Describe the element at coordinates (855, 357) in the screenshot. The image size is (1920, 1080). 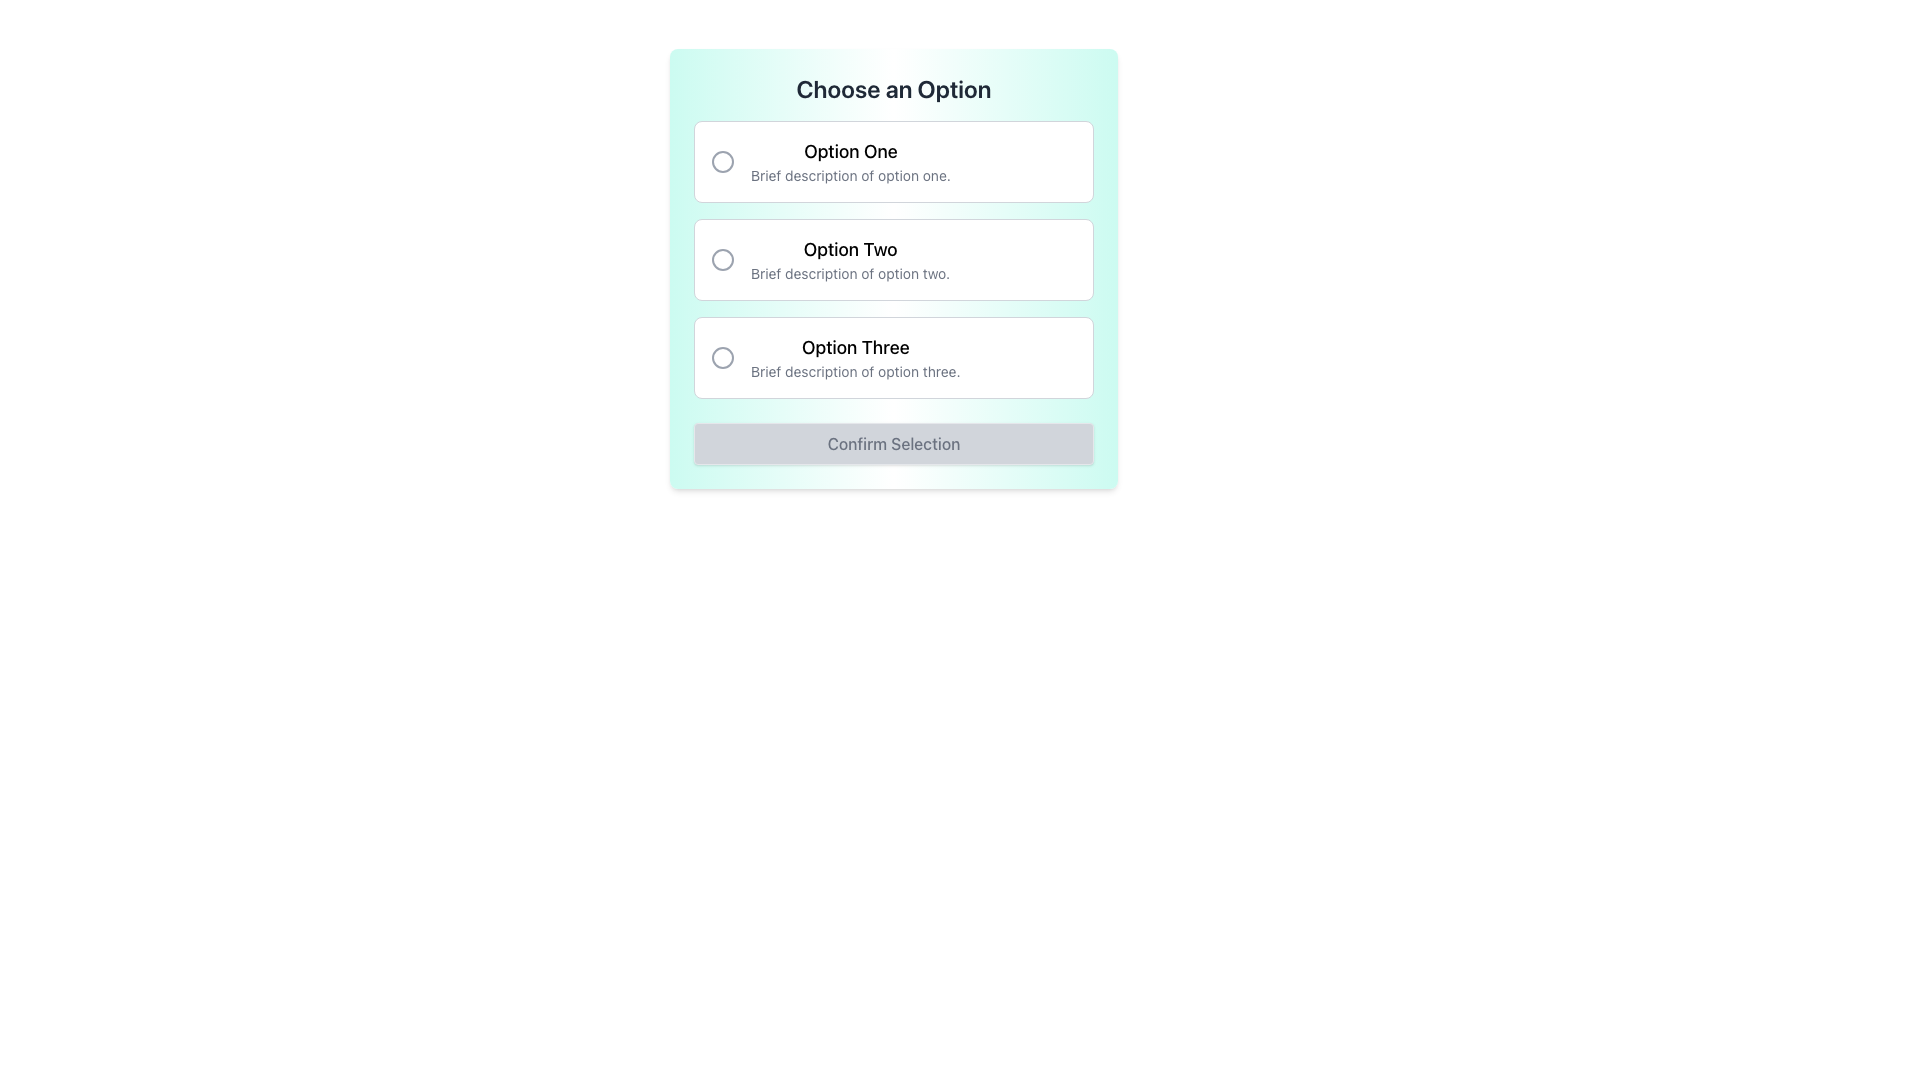
I see `to select the list item representing 'Option Three', which is the third item in a vertical list of selectable options` at that location.